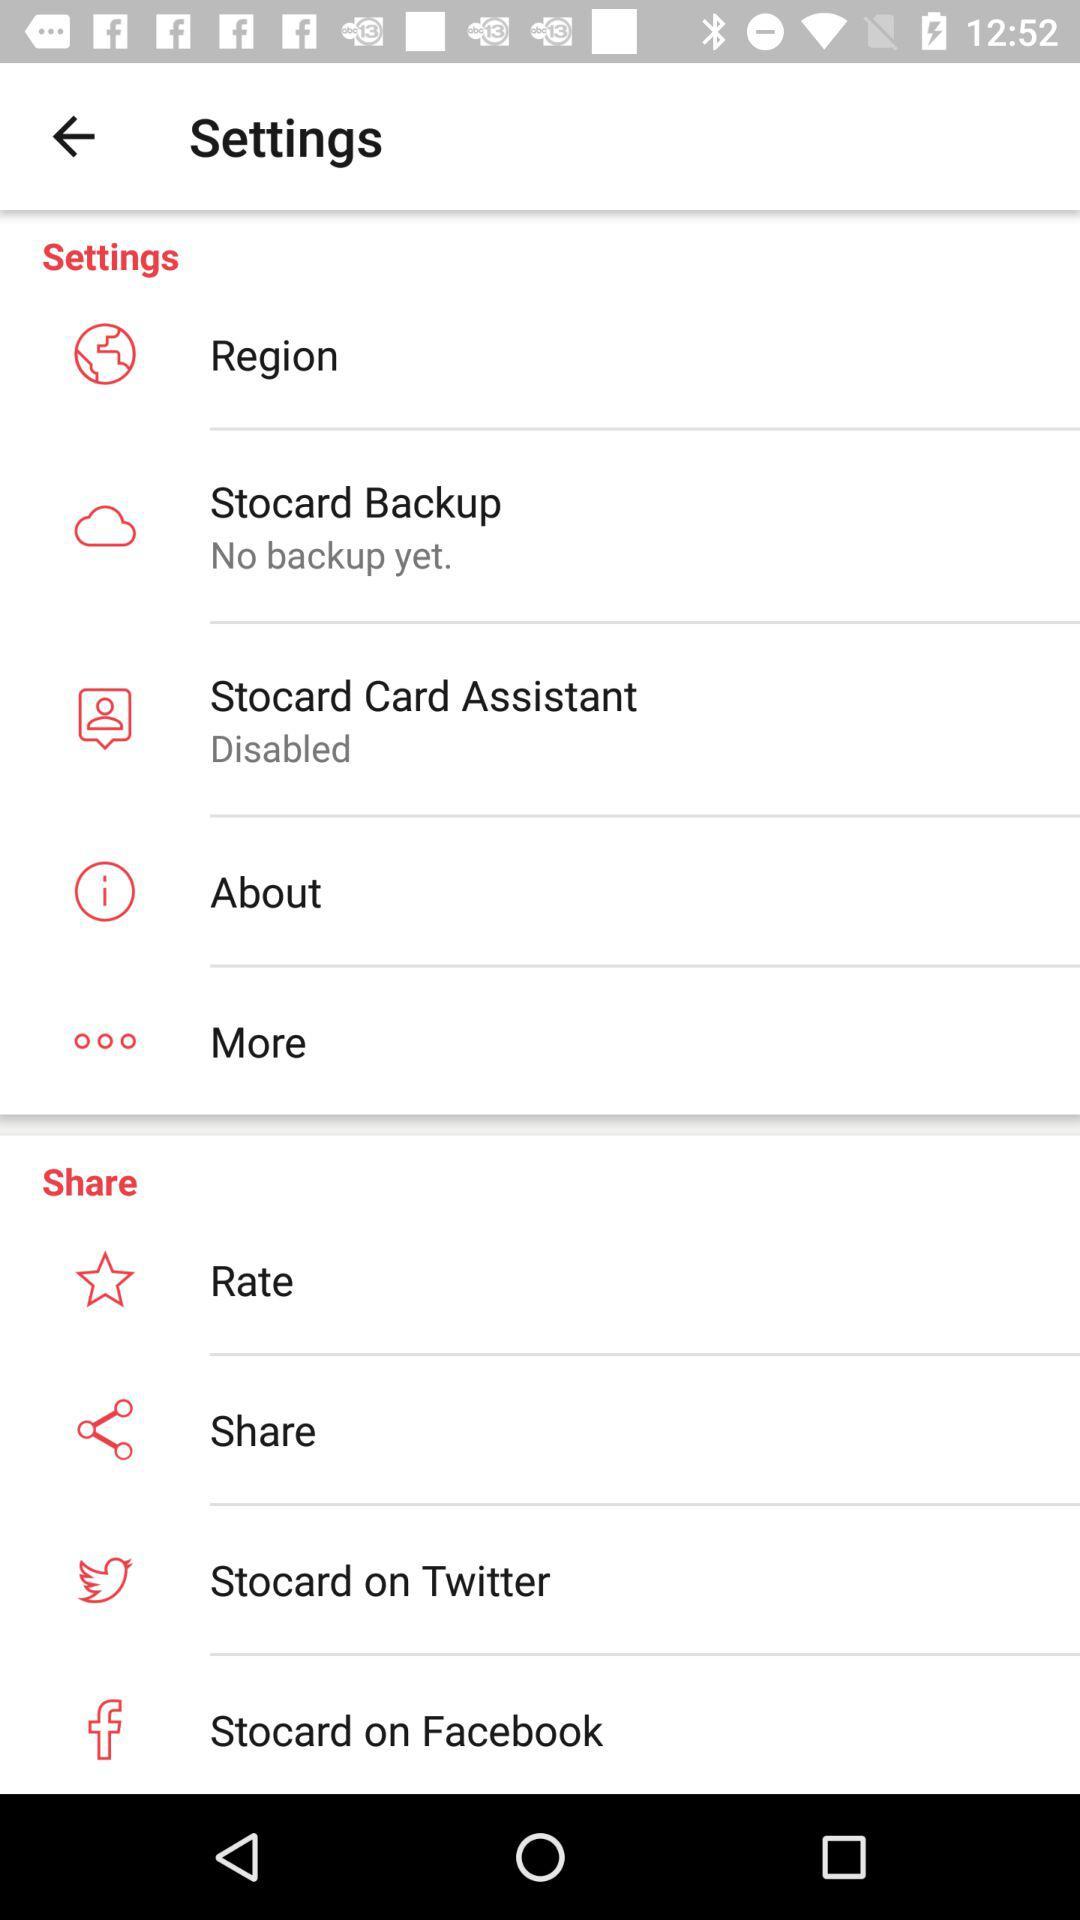 The height and width of the screenshot is (1920, 1080). What do you see at coordinates (72, 135) in the screenshot?
I see `the item to the left of settings item` at bounding box center [72, 135].